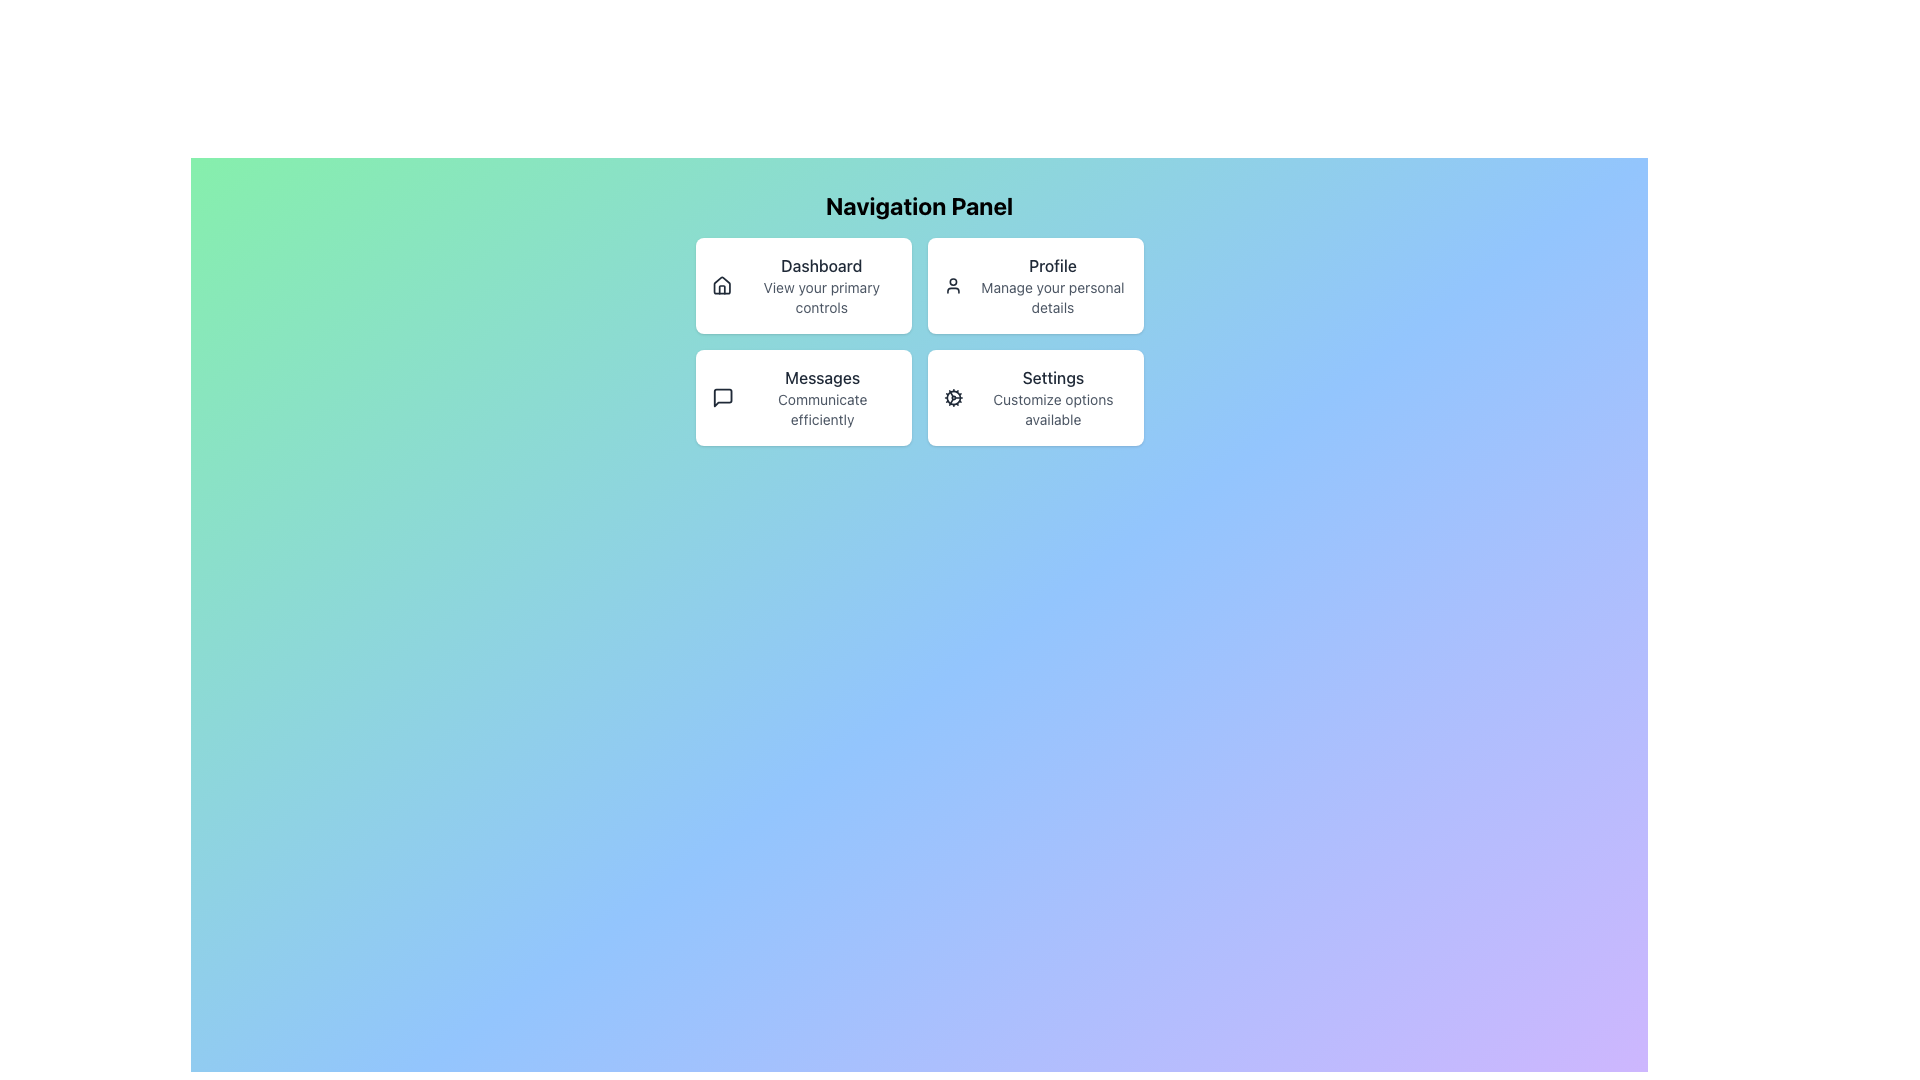 This screenshot has height=1080, width=1920. Describe the element at coordinates (803, 397) in the screenshot. I see `the navigation button or card located in the bottom-left position of a 2x2 grid` at that location.